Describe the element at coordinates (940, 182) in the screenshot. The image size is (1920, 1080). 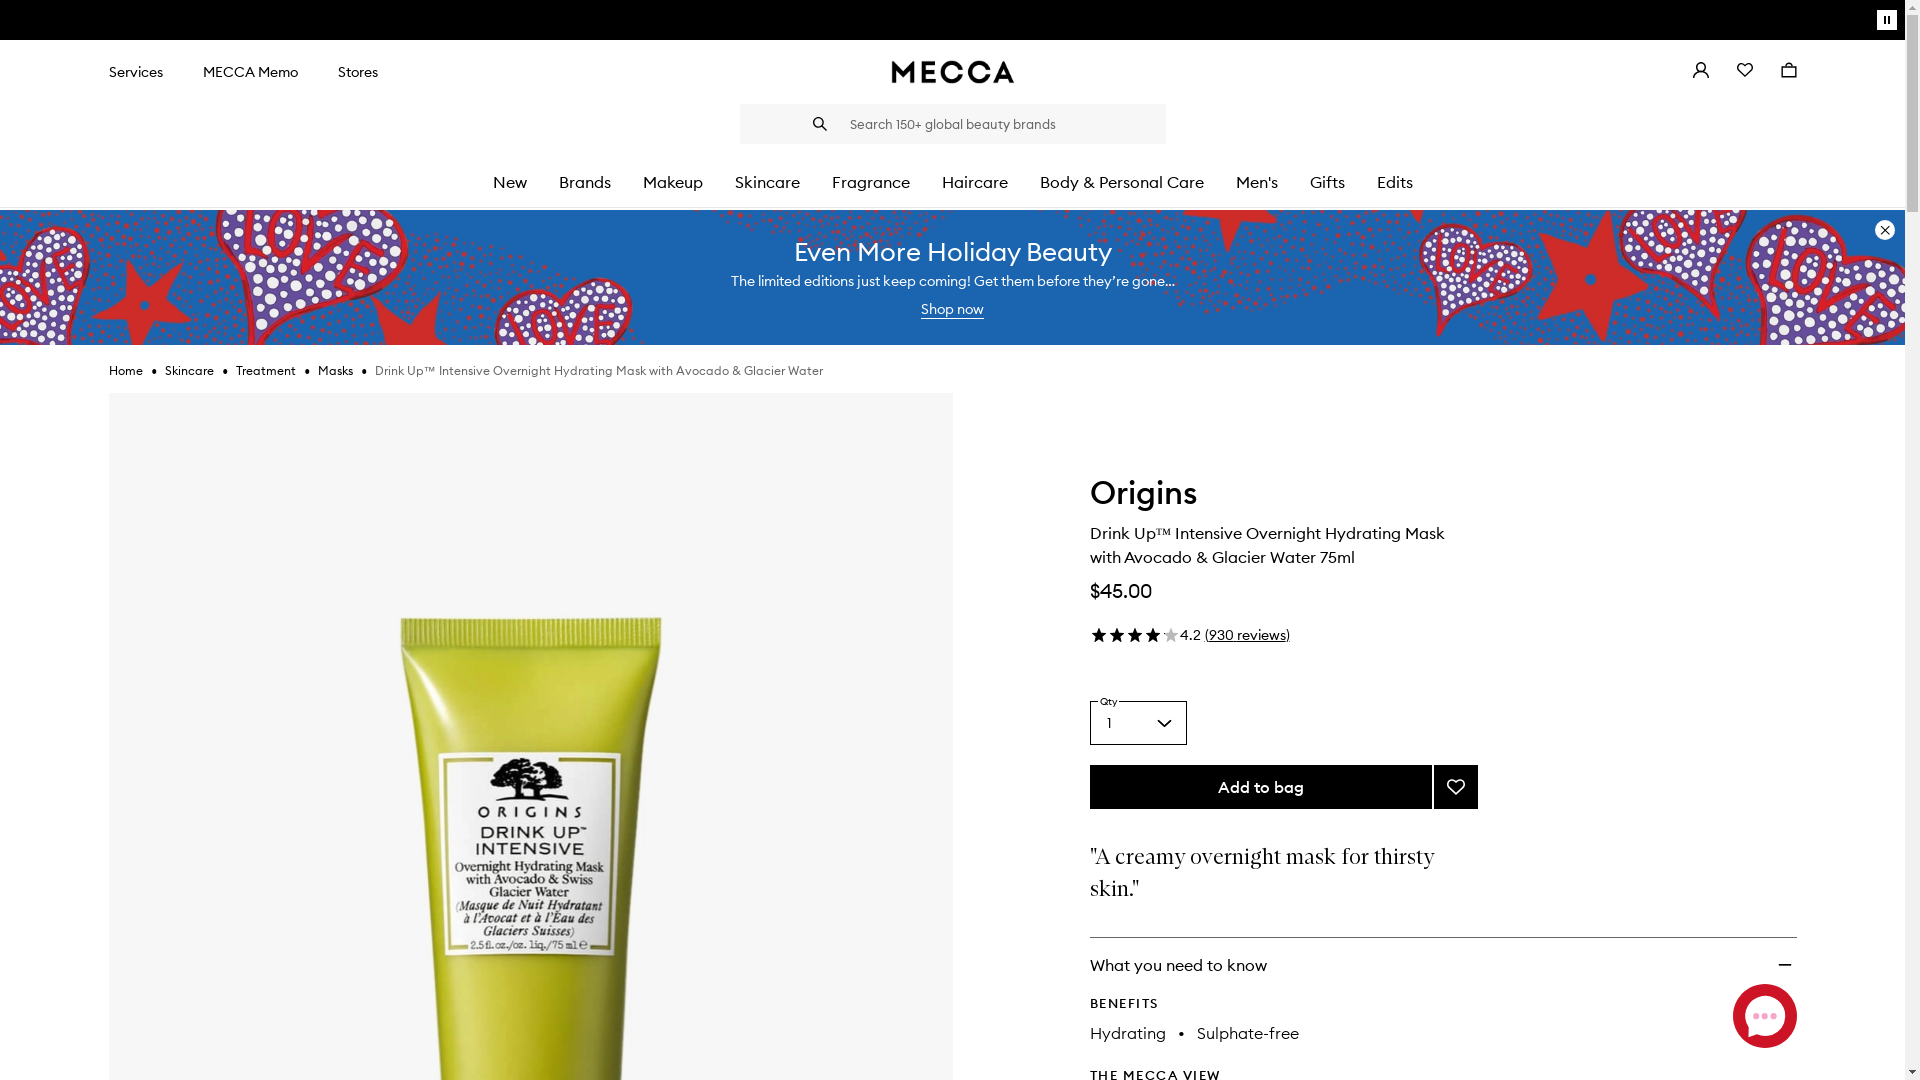
I see `'Haircare'` at that location.